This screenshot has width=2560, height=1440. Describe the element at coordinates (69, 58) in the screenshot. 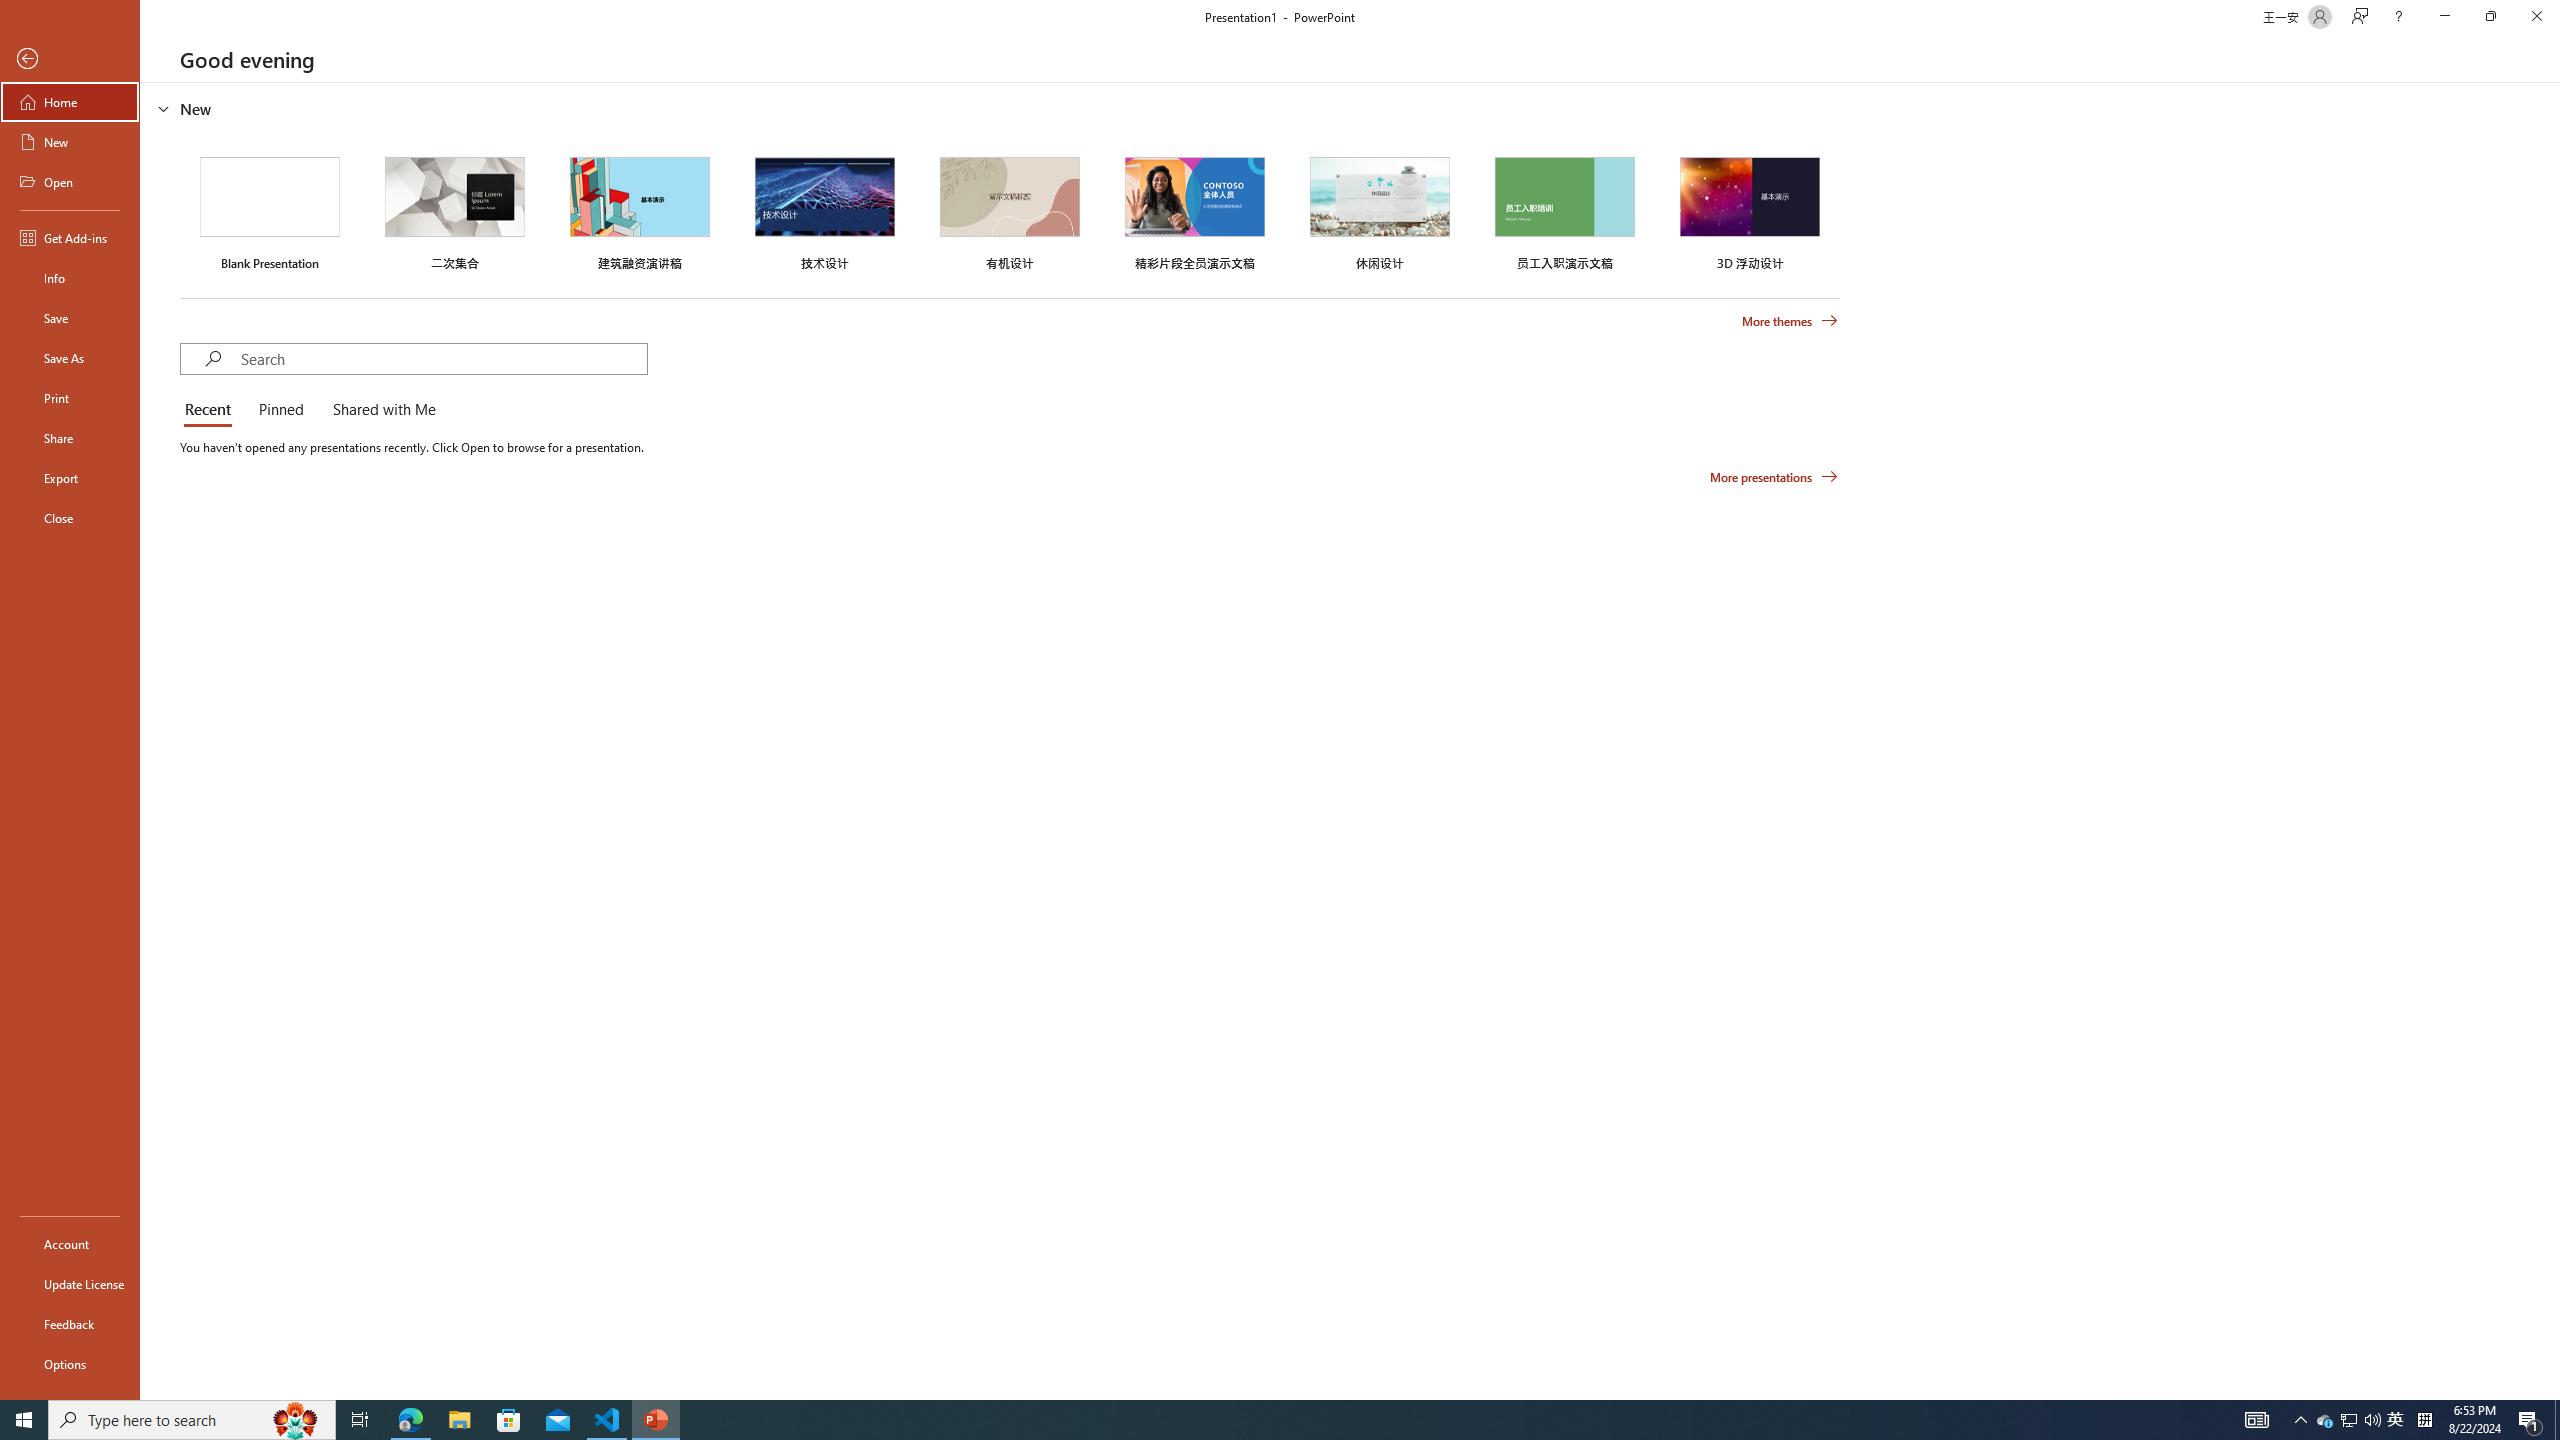

I see `'Back'` at that location.